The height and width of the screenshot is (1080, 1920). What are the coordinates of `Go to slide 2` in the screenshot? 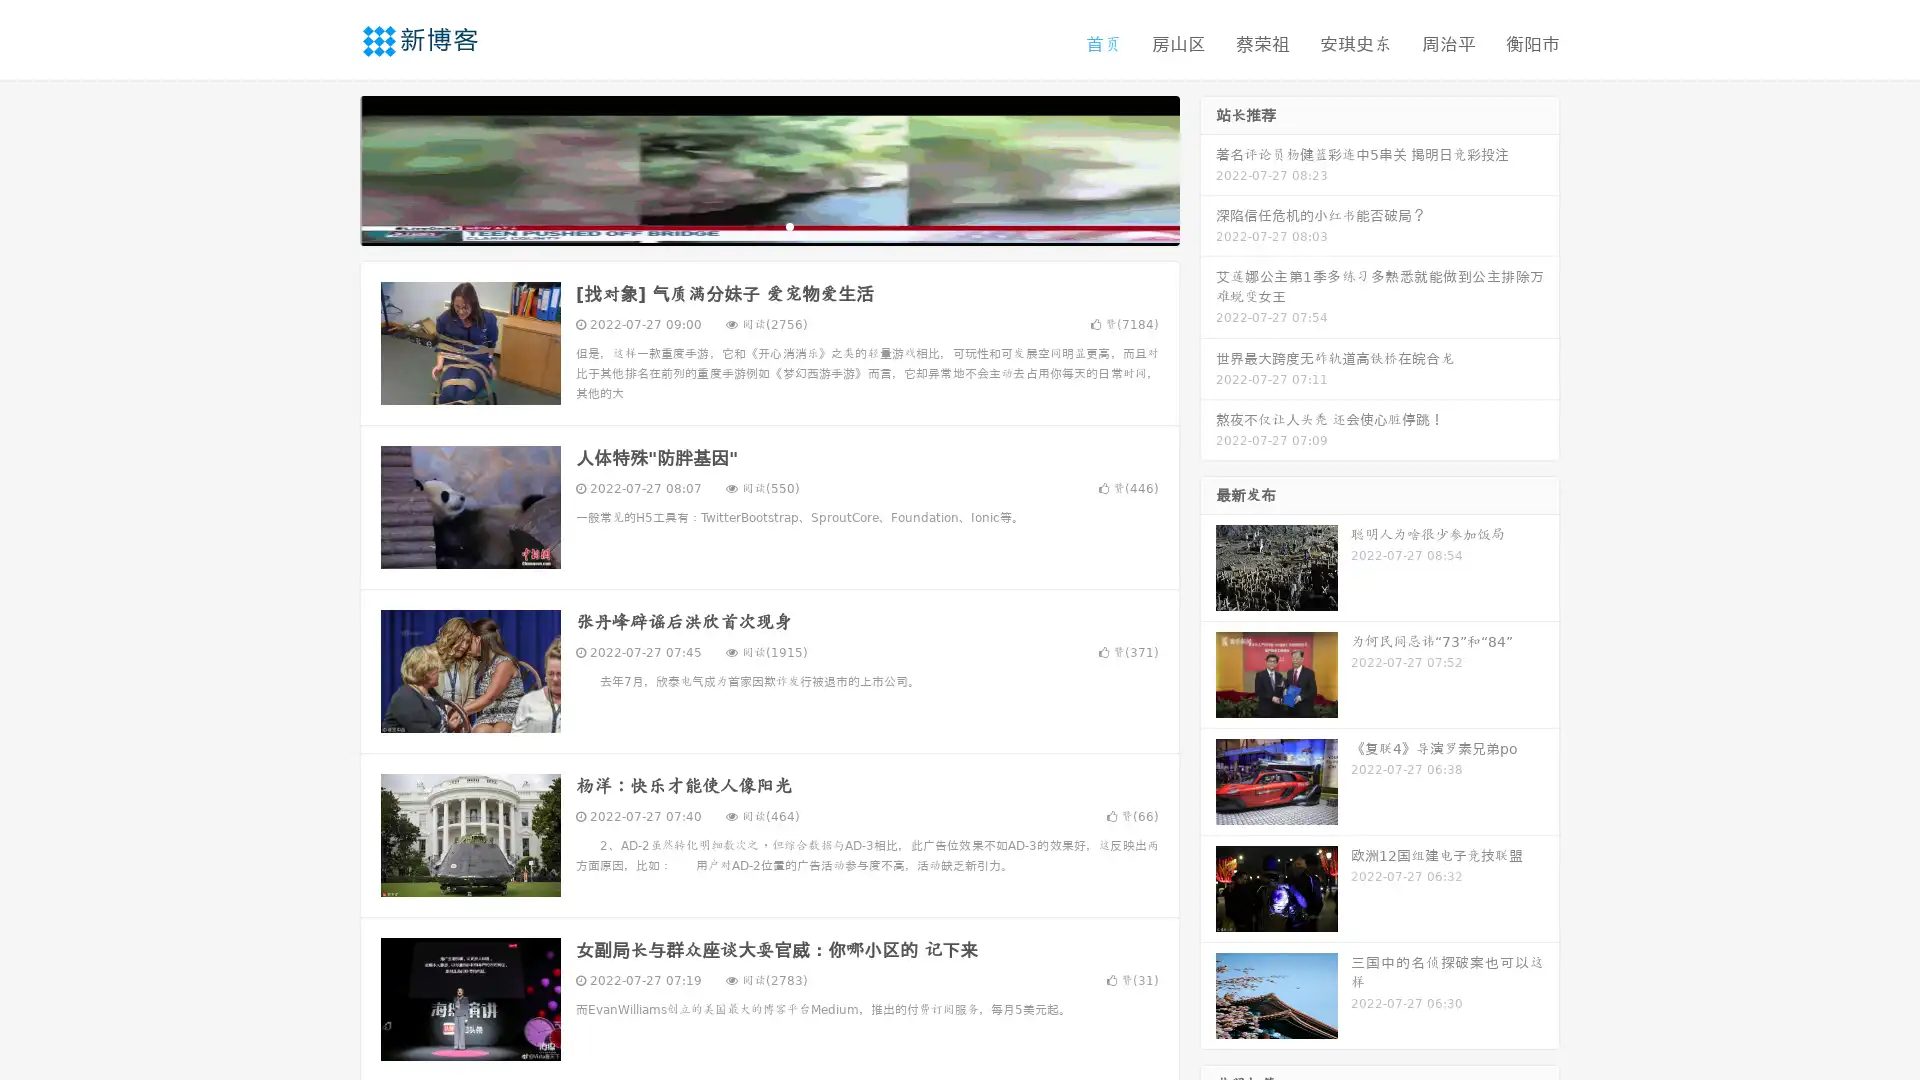 It's located at (768, 225).